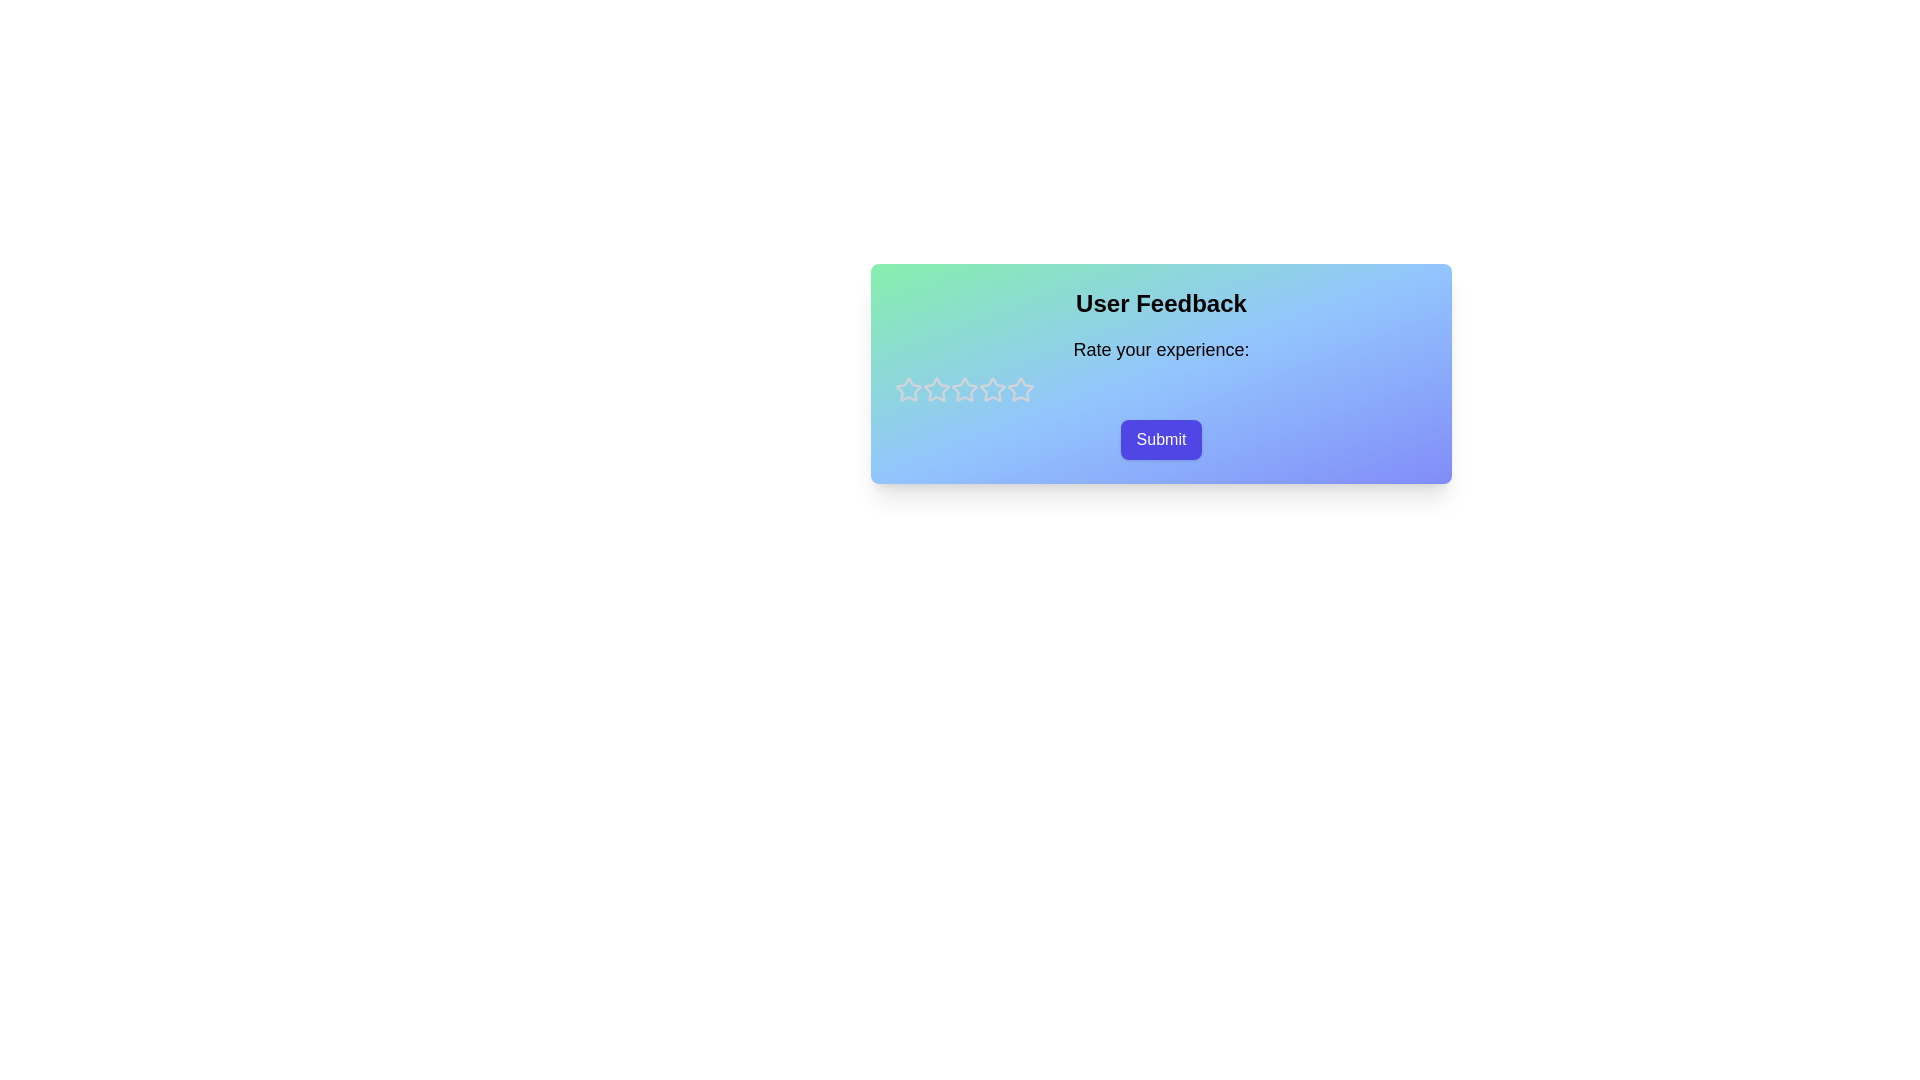  I want to click on across the second rating star icon, so click(935, 389).